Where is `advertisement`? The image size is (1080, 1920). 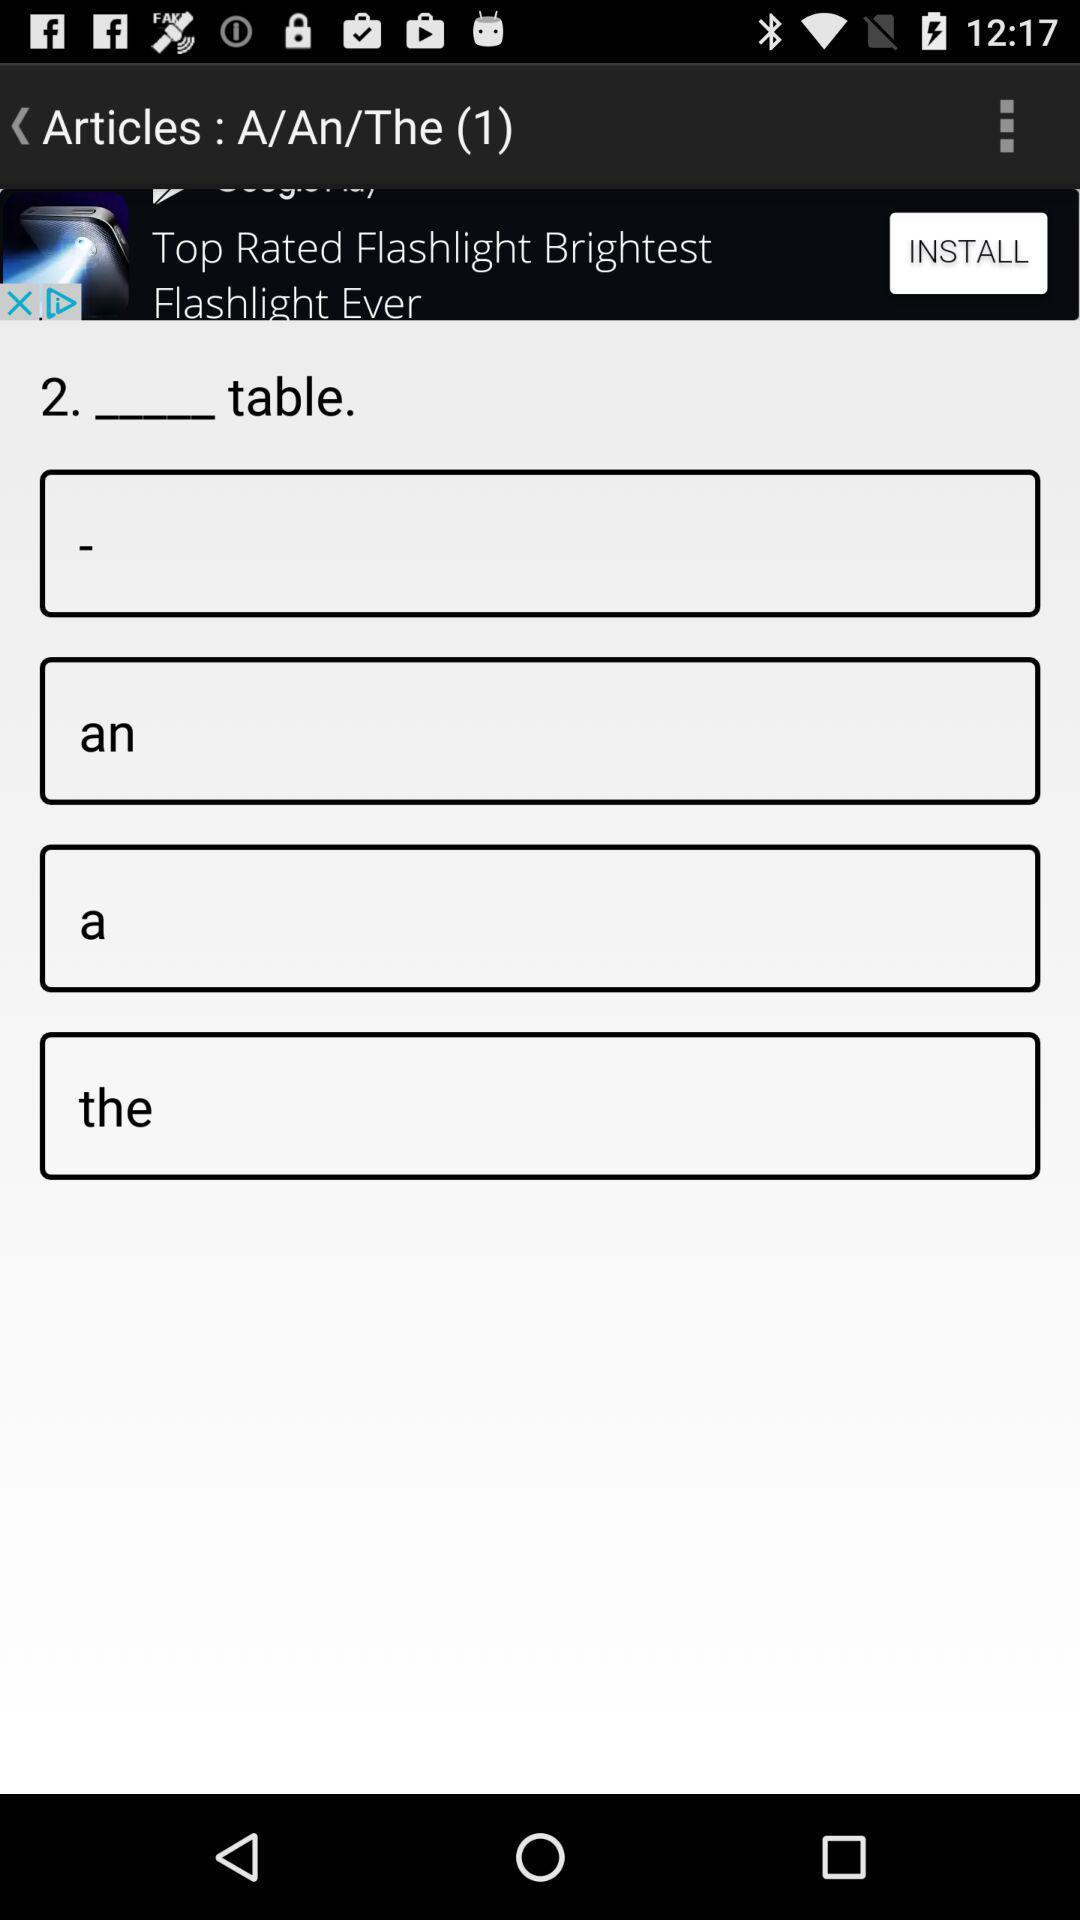 advertisement is located at coordinates (540, 253).